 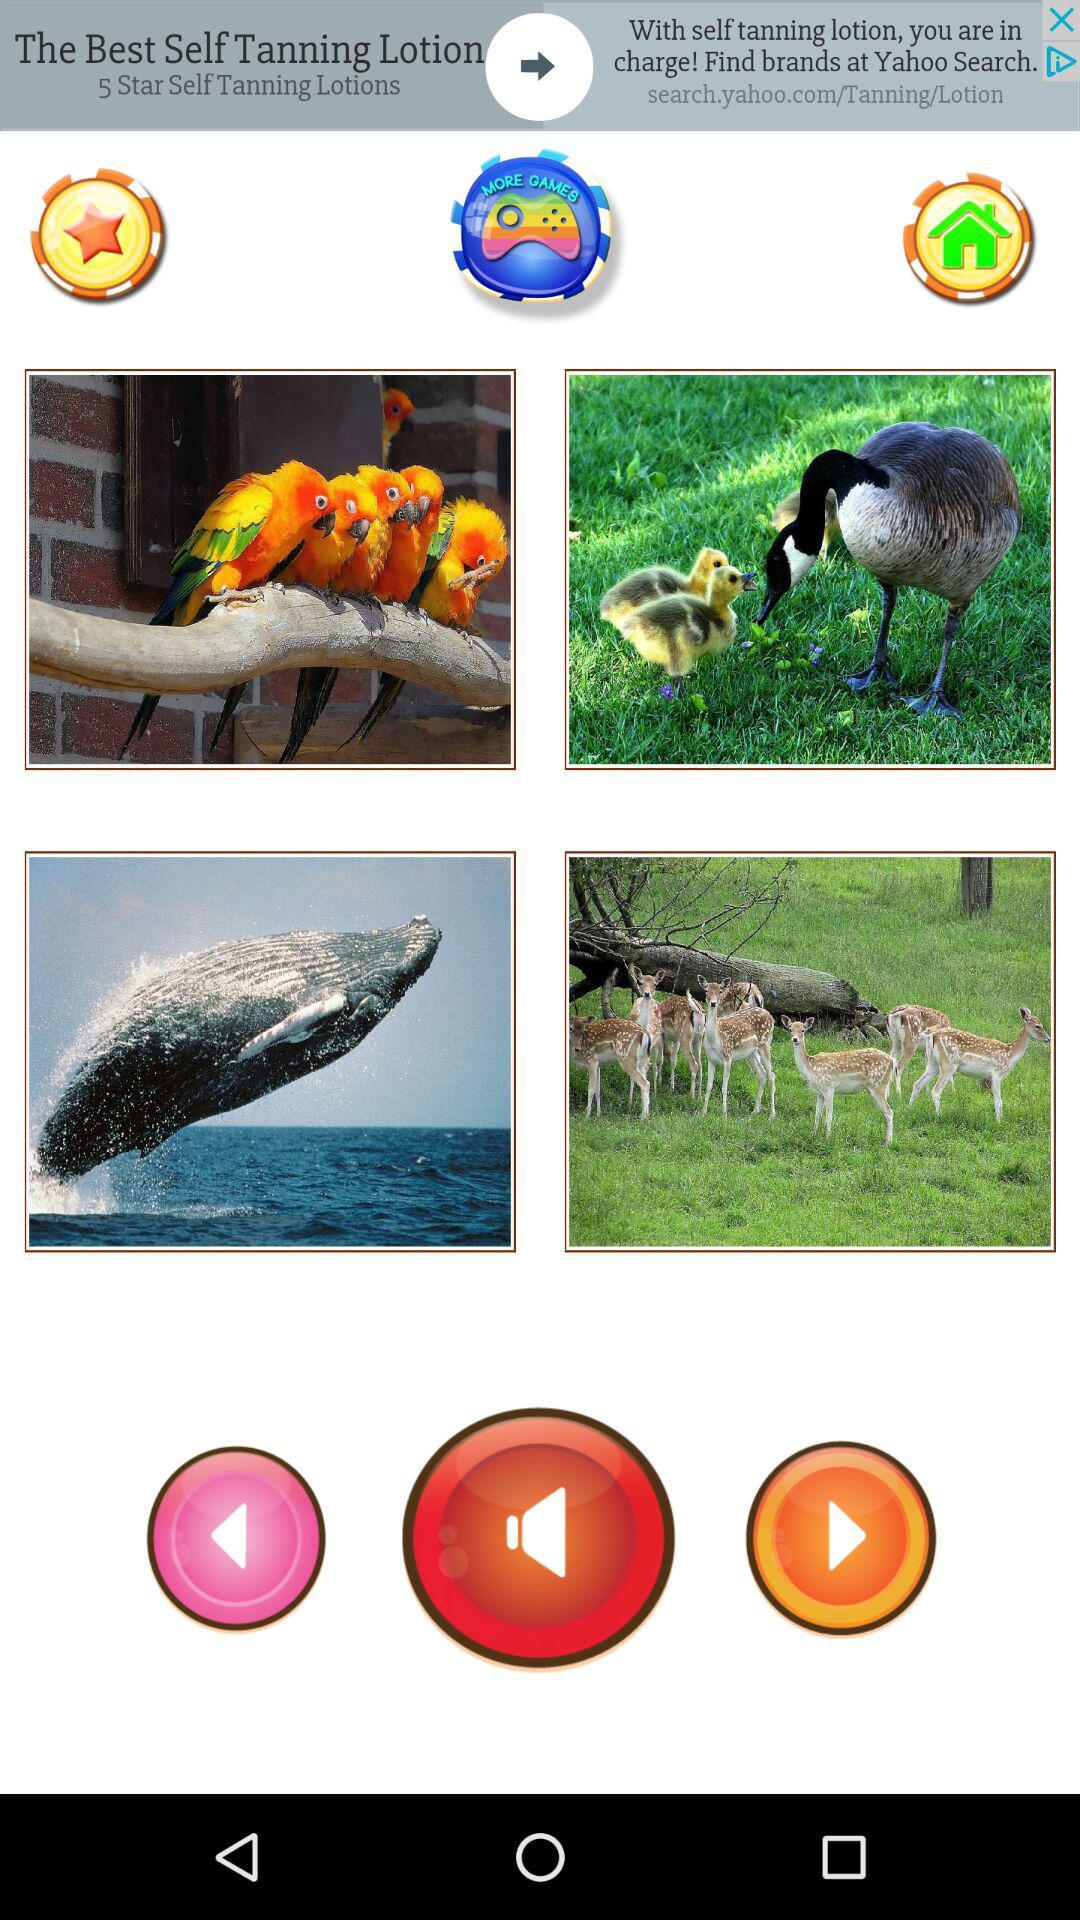 What do you see at coordinates (540, 65) in the screenshot?
I see `advertisement` at bounding box center [540, 65].